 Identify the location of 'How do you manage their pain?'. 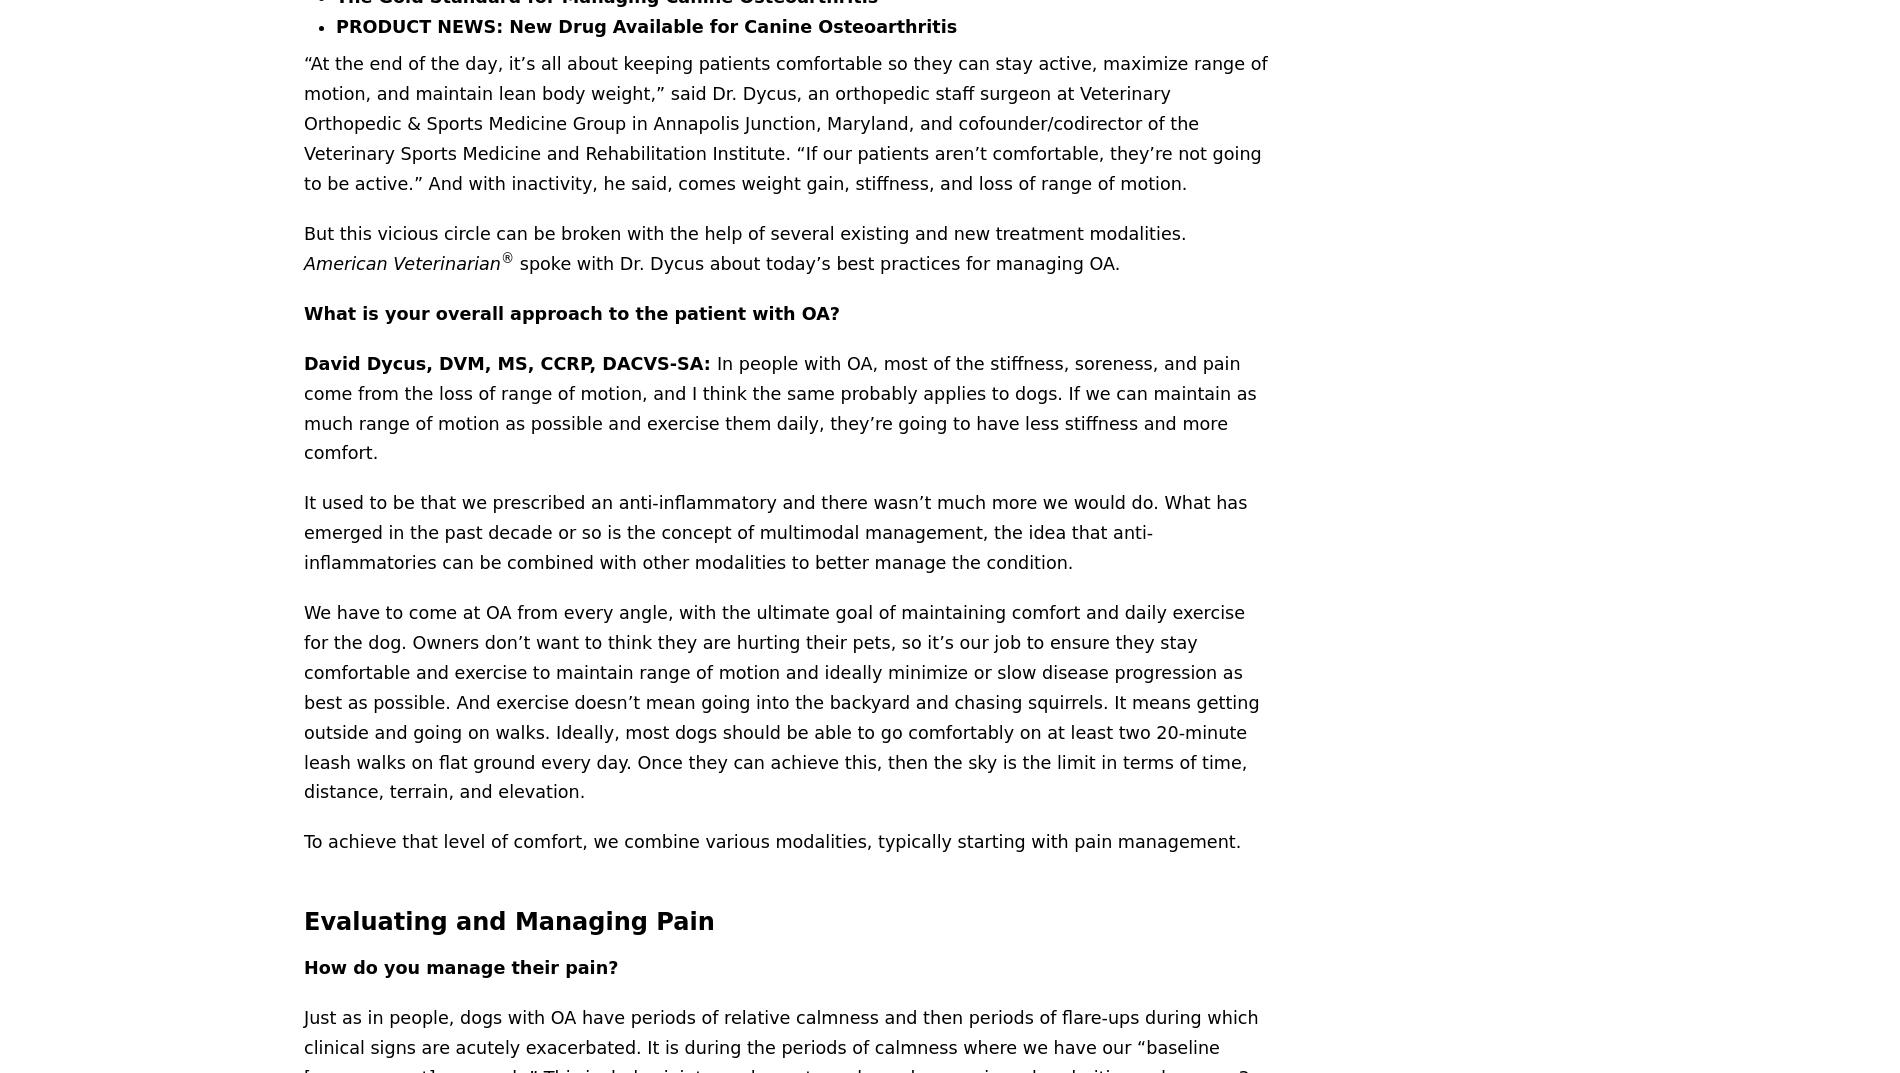
(459, 966).